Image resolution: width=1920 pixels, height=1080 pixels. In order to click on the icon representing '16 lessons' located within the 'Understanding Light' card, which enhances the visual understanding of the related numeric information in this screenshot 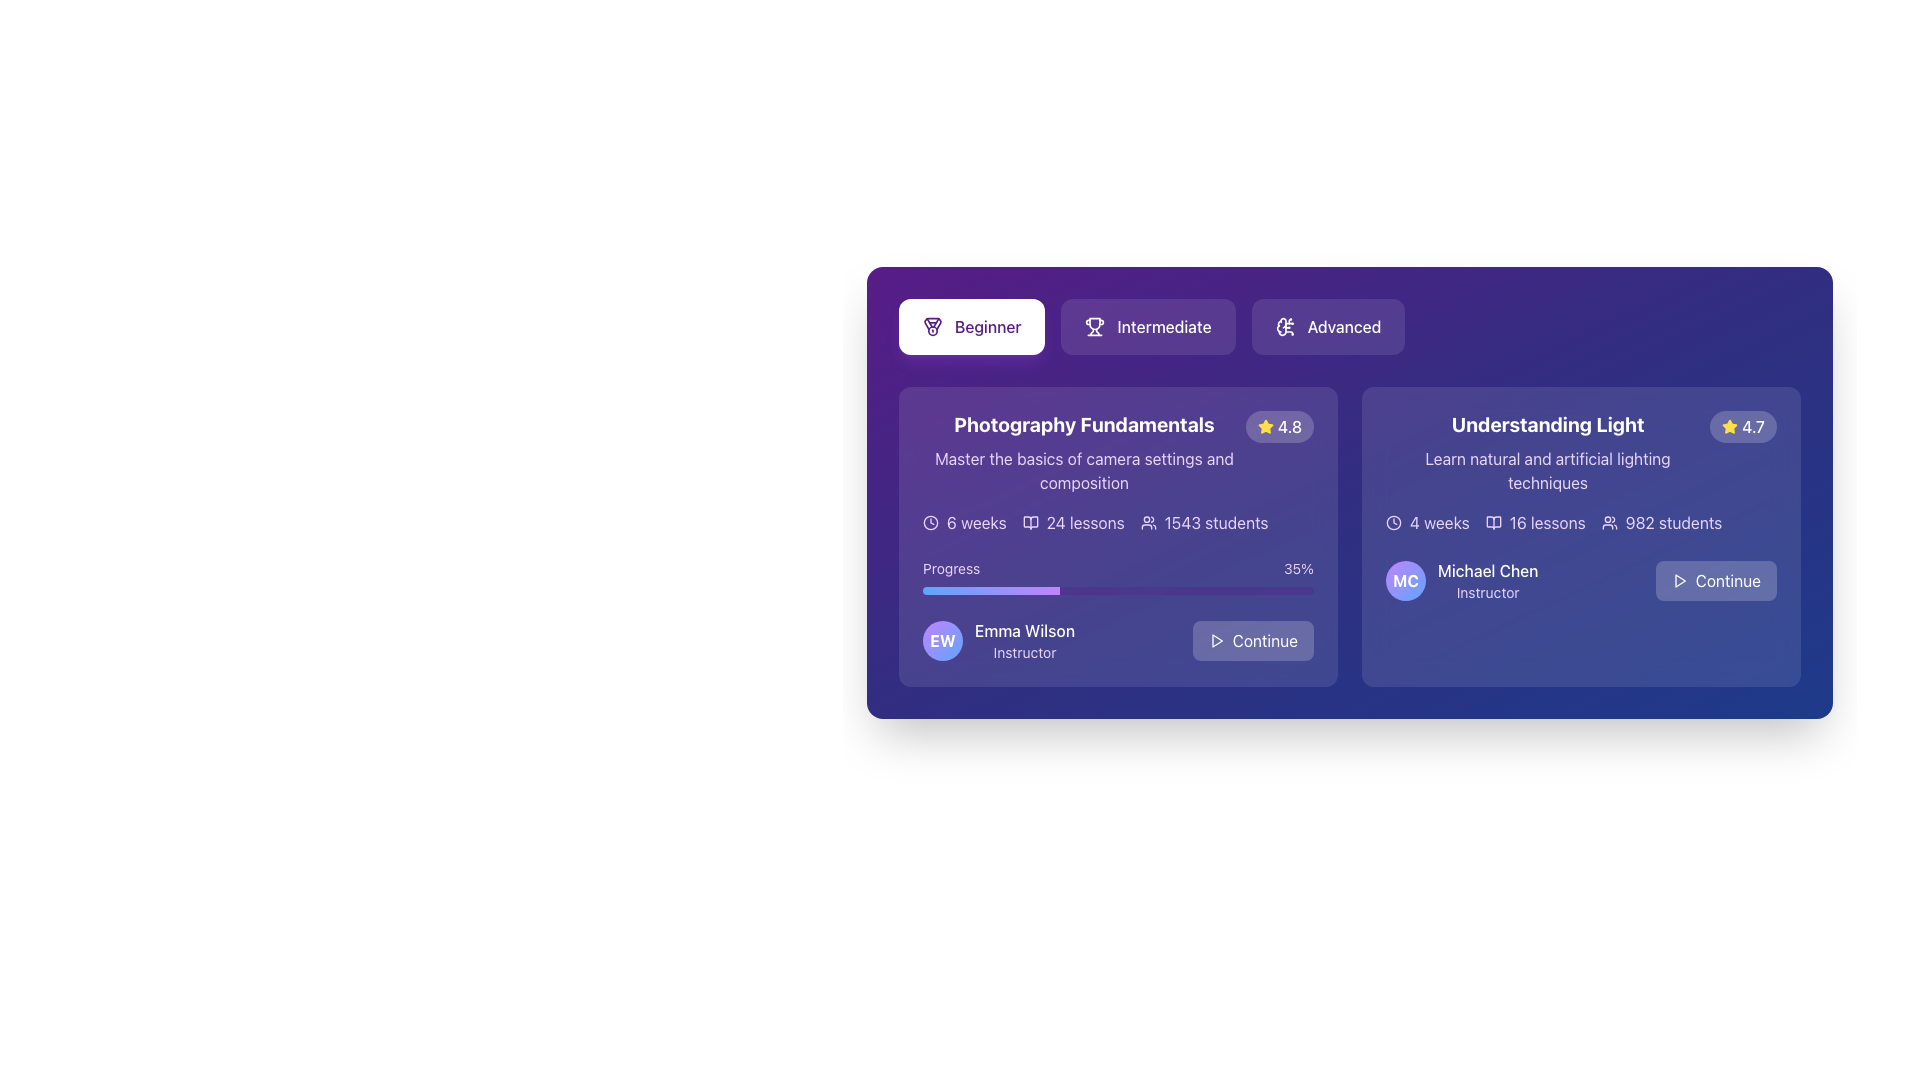, I will do `click(1493, 522)`.